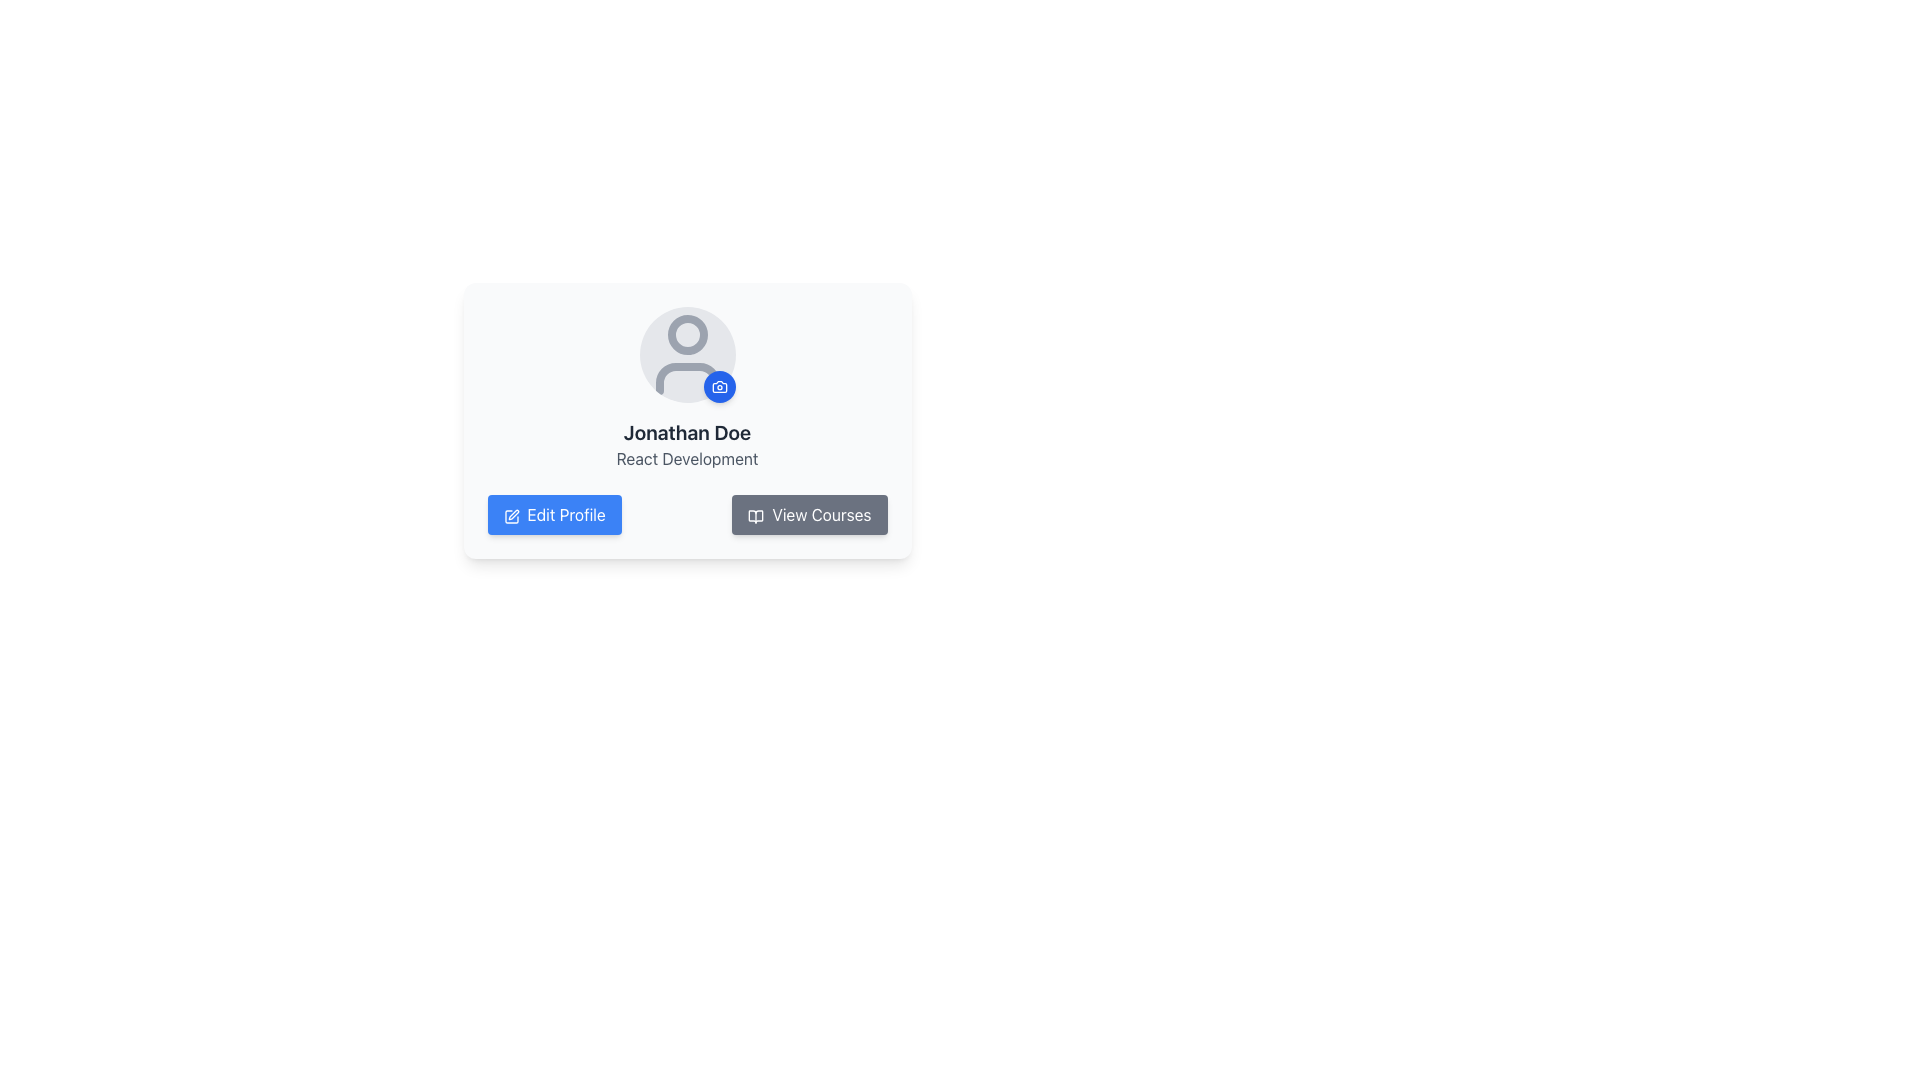 The height and width of the screenshot is (1080, 1920). Describe the element at coordinates (809, 514) in the screenshot. I see `the button located to the right of the blue 'Edit Profile' button in the horizontal button group` at that location.